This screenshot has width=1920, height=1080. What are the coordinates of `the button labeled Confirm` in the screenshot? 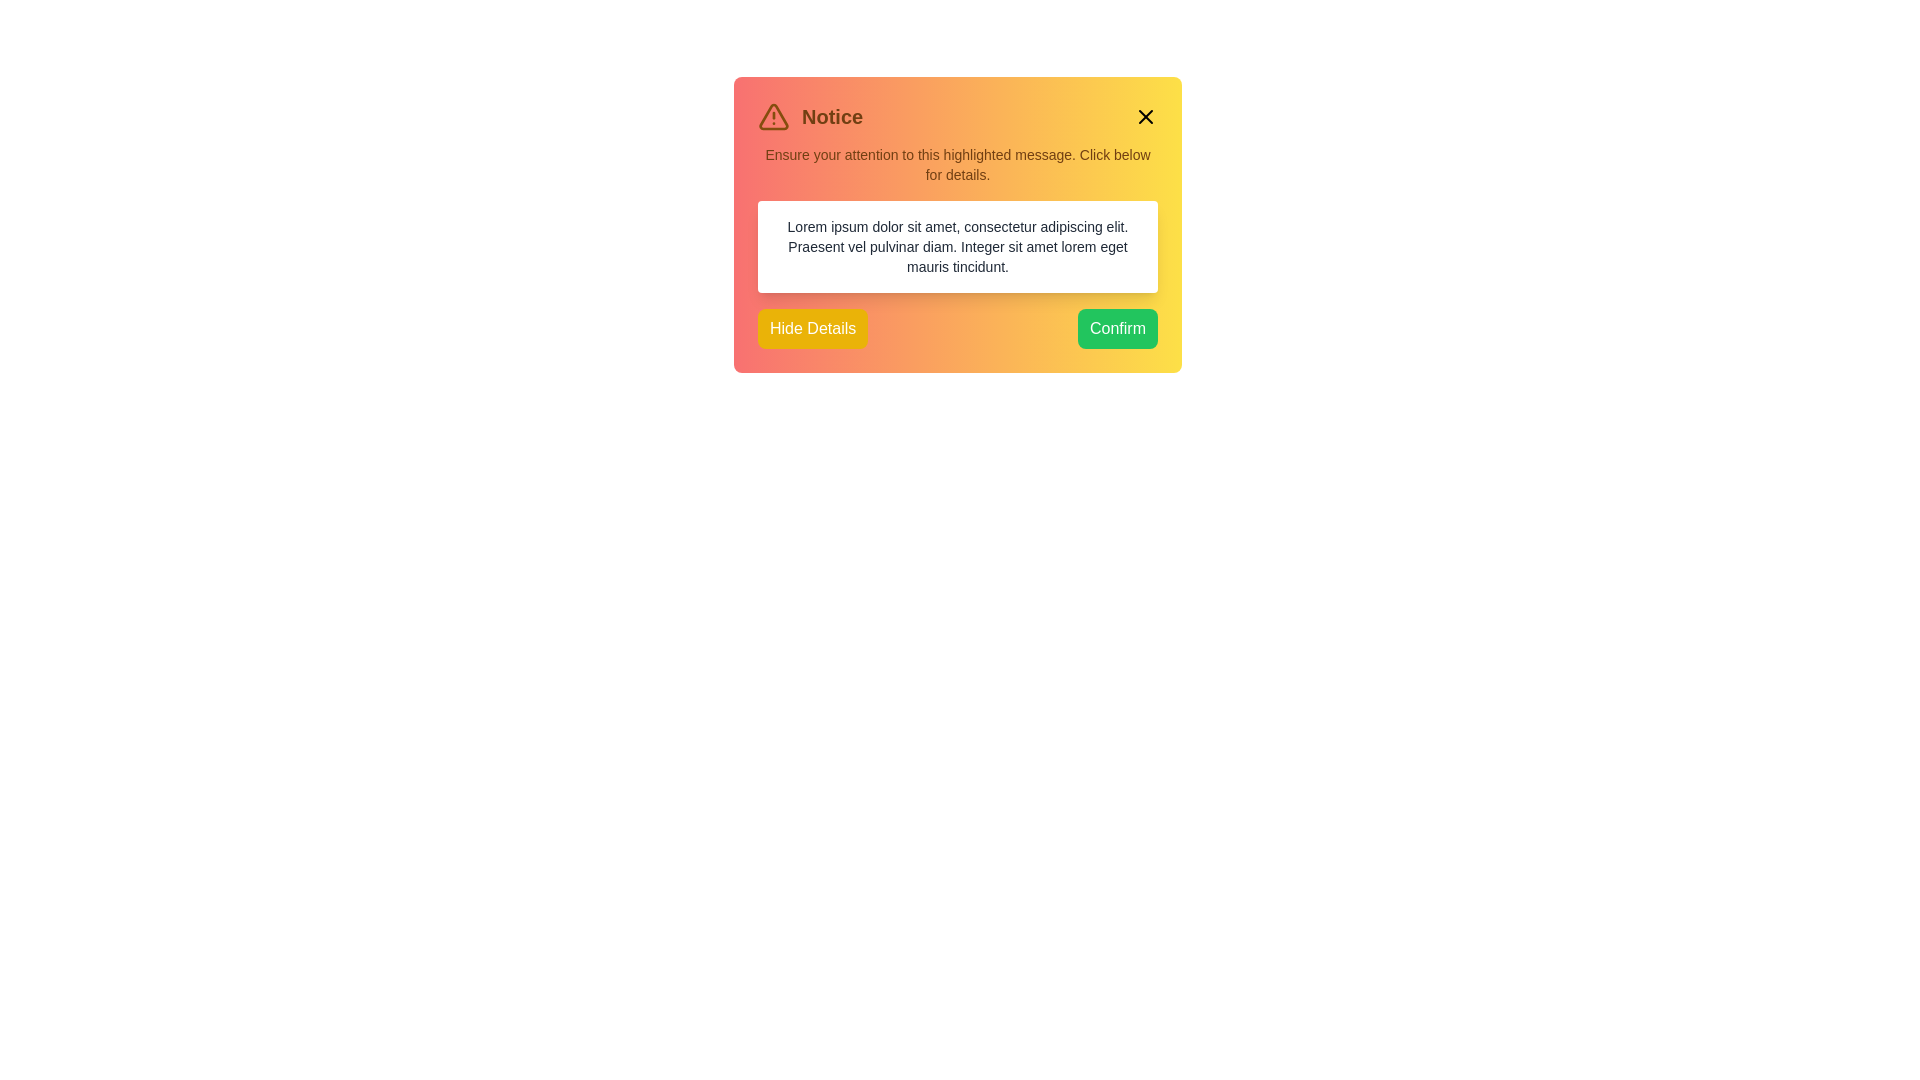 It's located at (1117, 327).